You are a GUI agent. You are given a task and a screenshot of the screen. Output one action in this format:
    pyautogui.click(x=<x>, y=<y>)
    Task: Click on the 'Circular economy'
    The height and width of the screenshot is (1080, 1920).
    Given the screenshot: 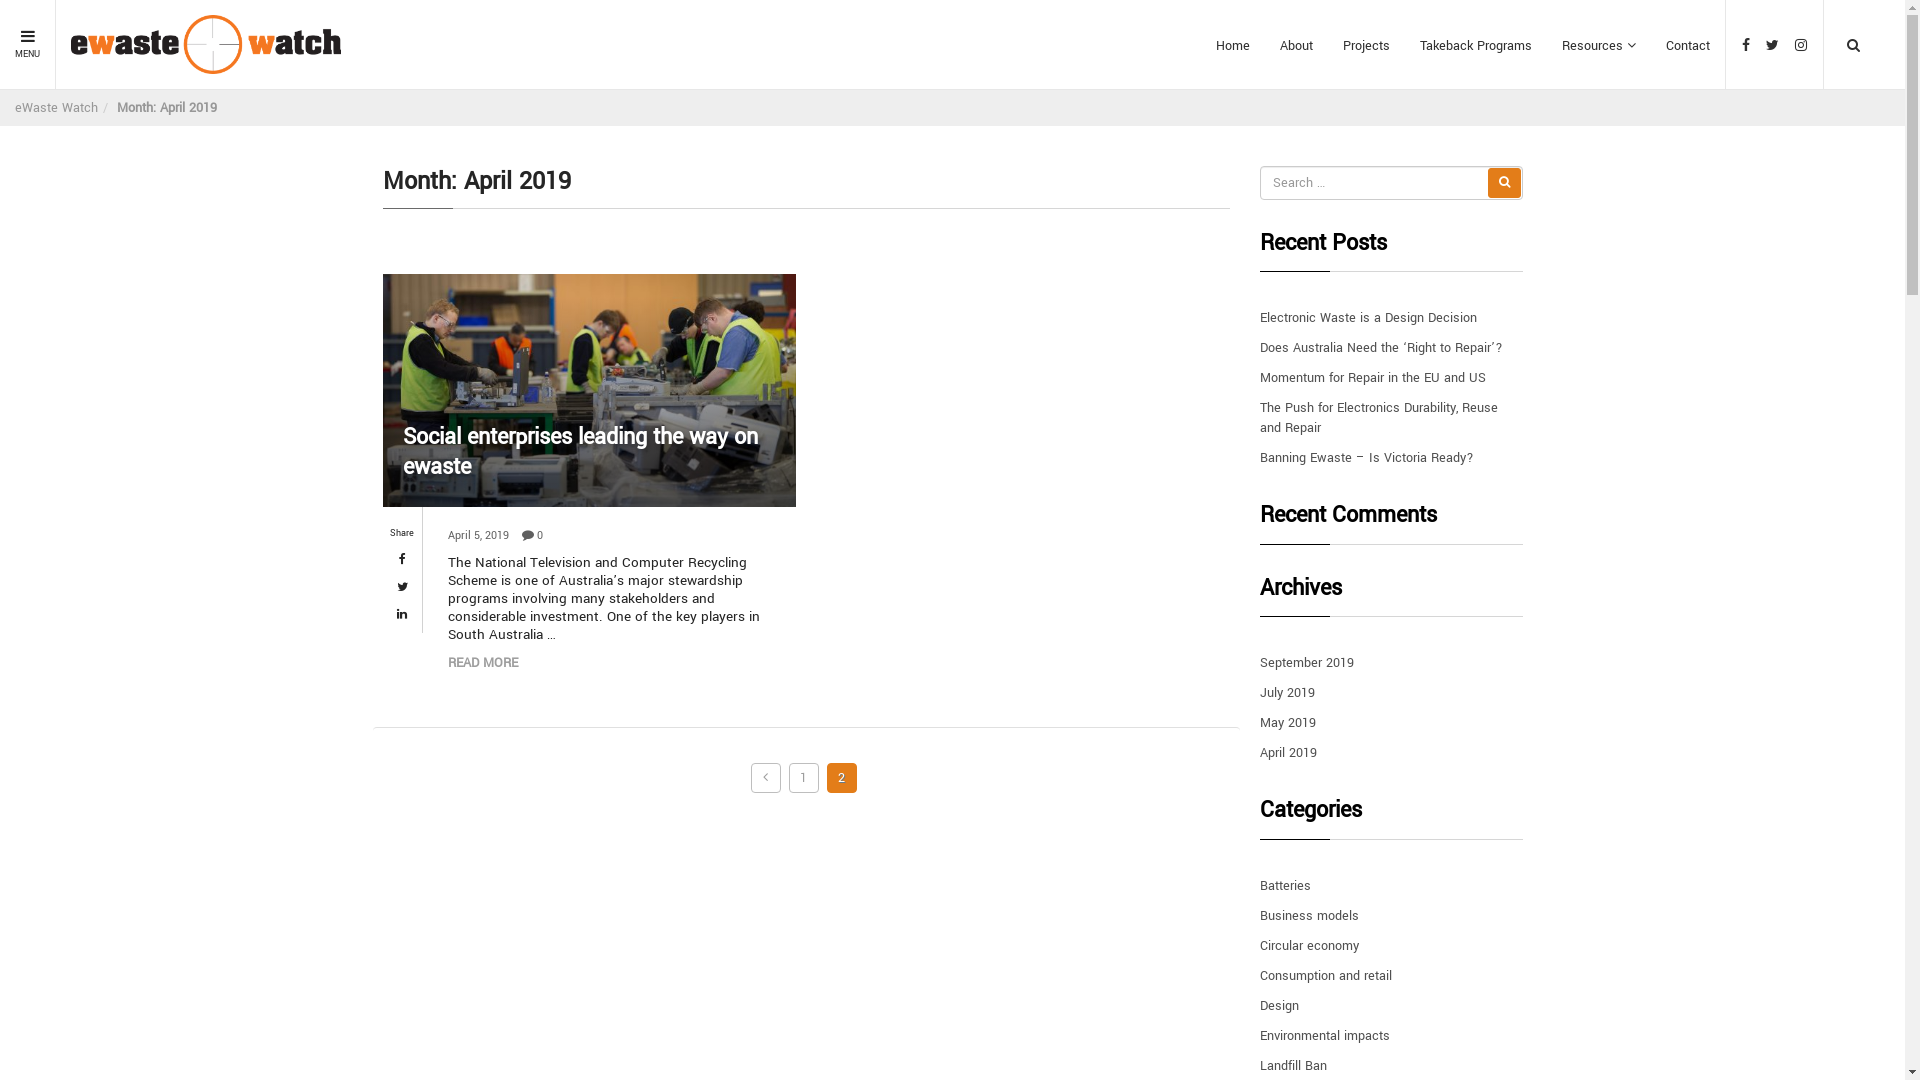 What is the action you would take?
    pyautogui.click(x=1309, y=945)
    